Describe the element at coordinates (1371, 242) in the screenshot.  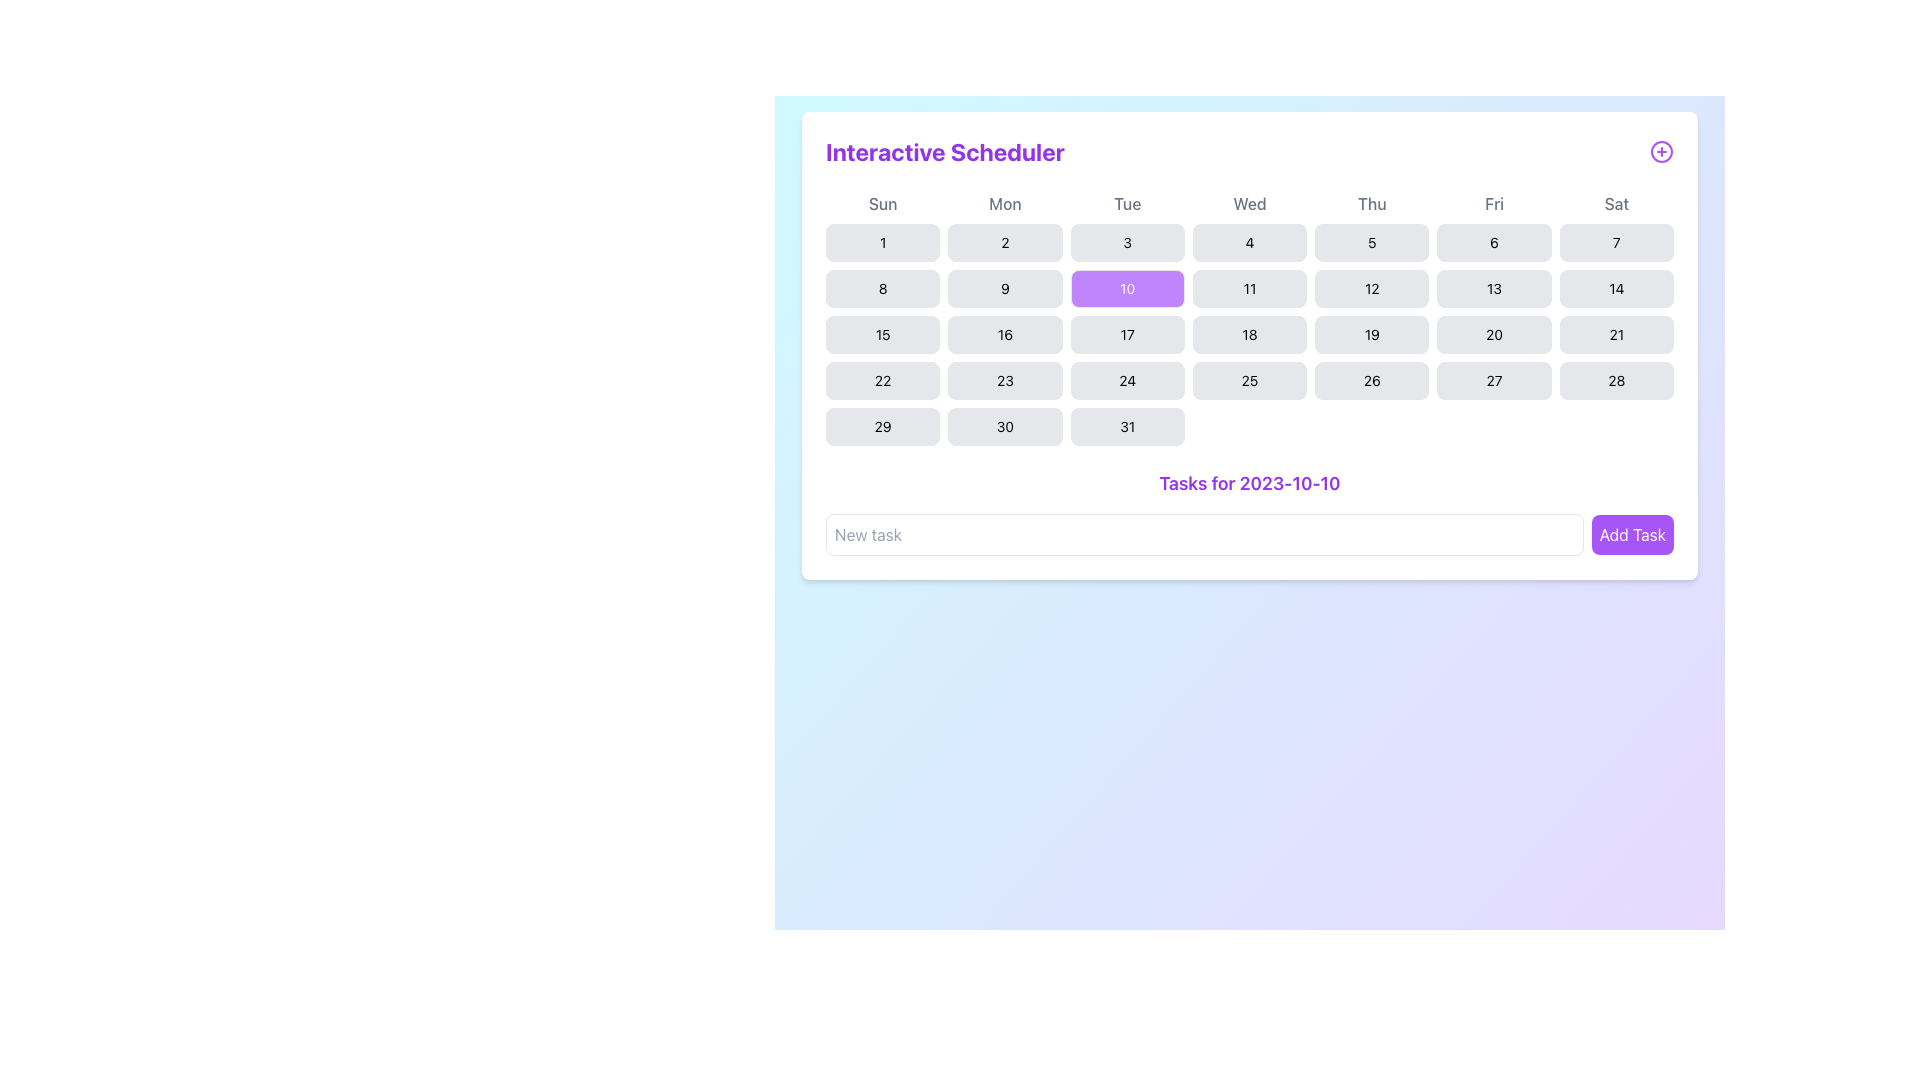
I see `the clickable calendar day button representing the 5th day, located in the first row under the 'Thu' header` at that location.